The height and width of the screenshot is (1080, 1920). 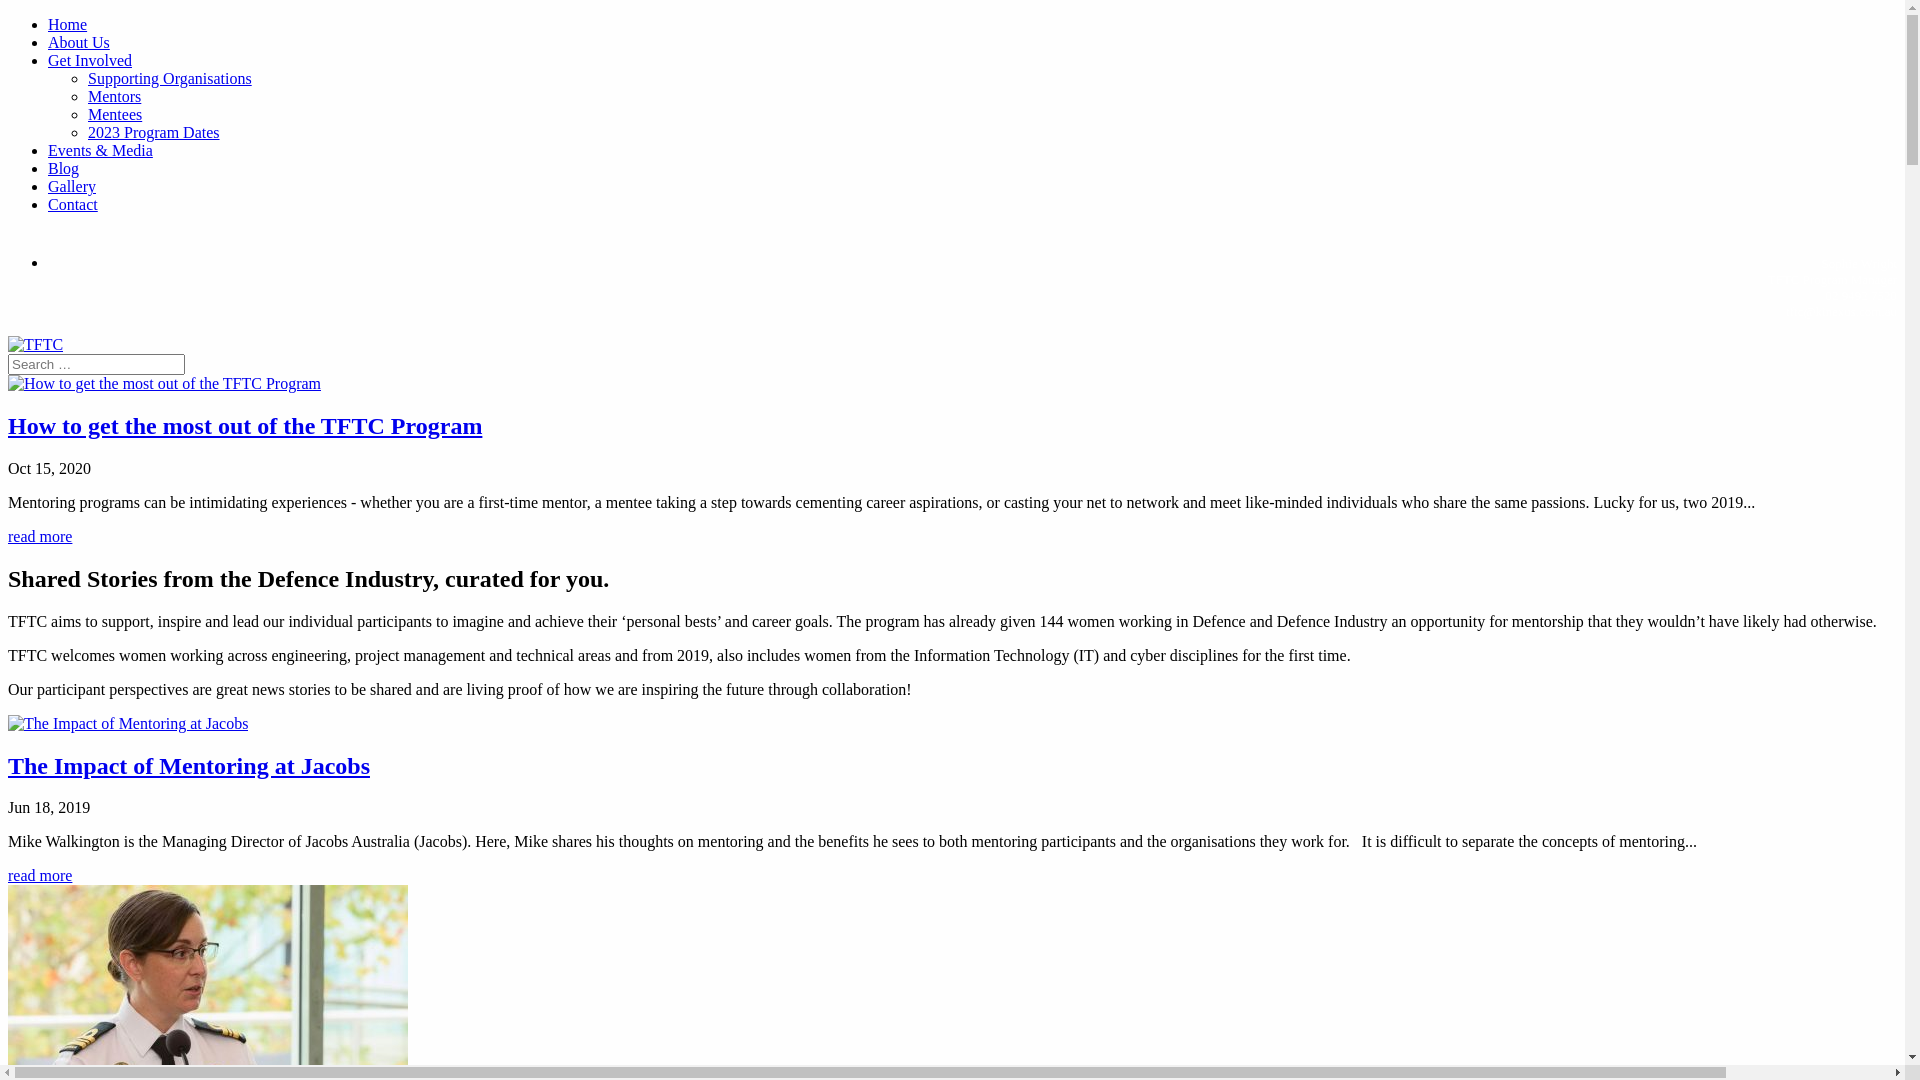 I want to click on 'The Impact of Mentoring at Jacobs', so click(x=8, y=765).